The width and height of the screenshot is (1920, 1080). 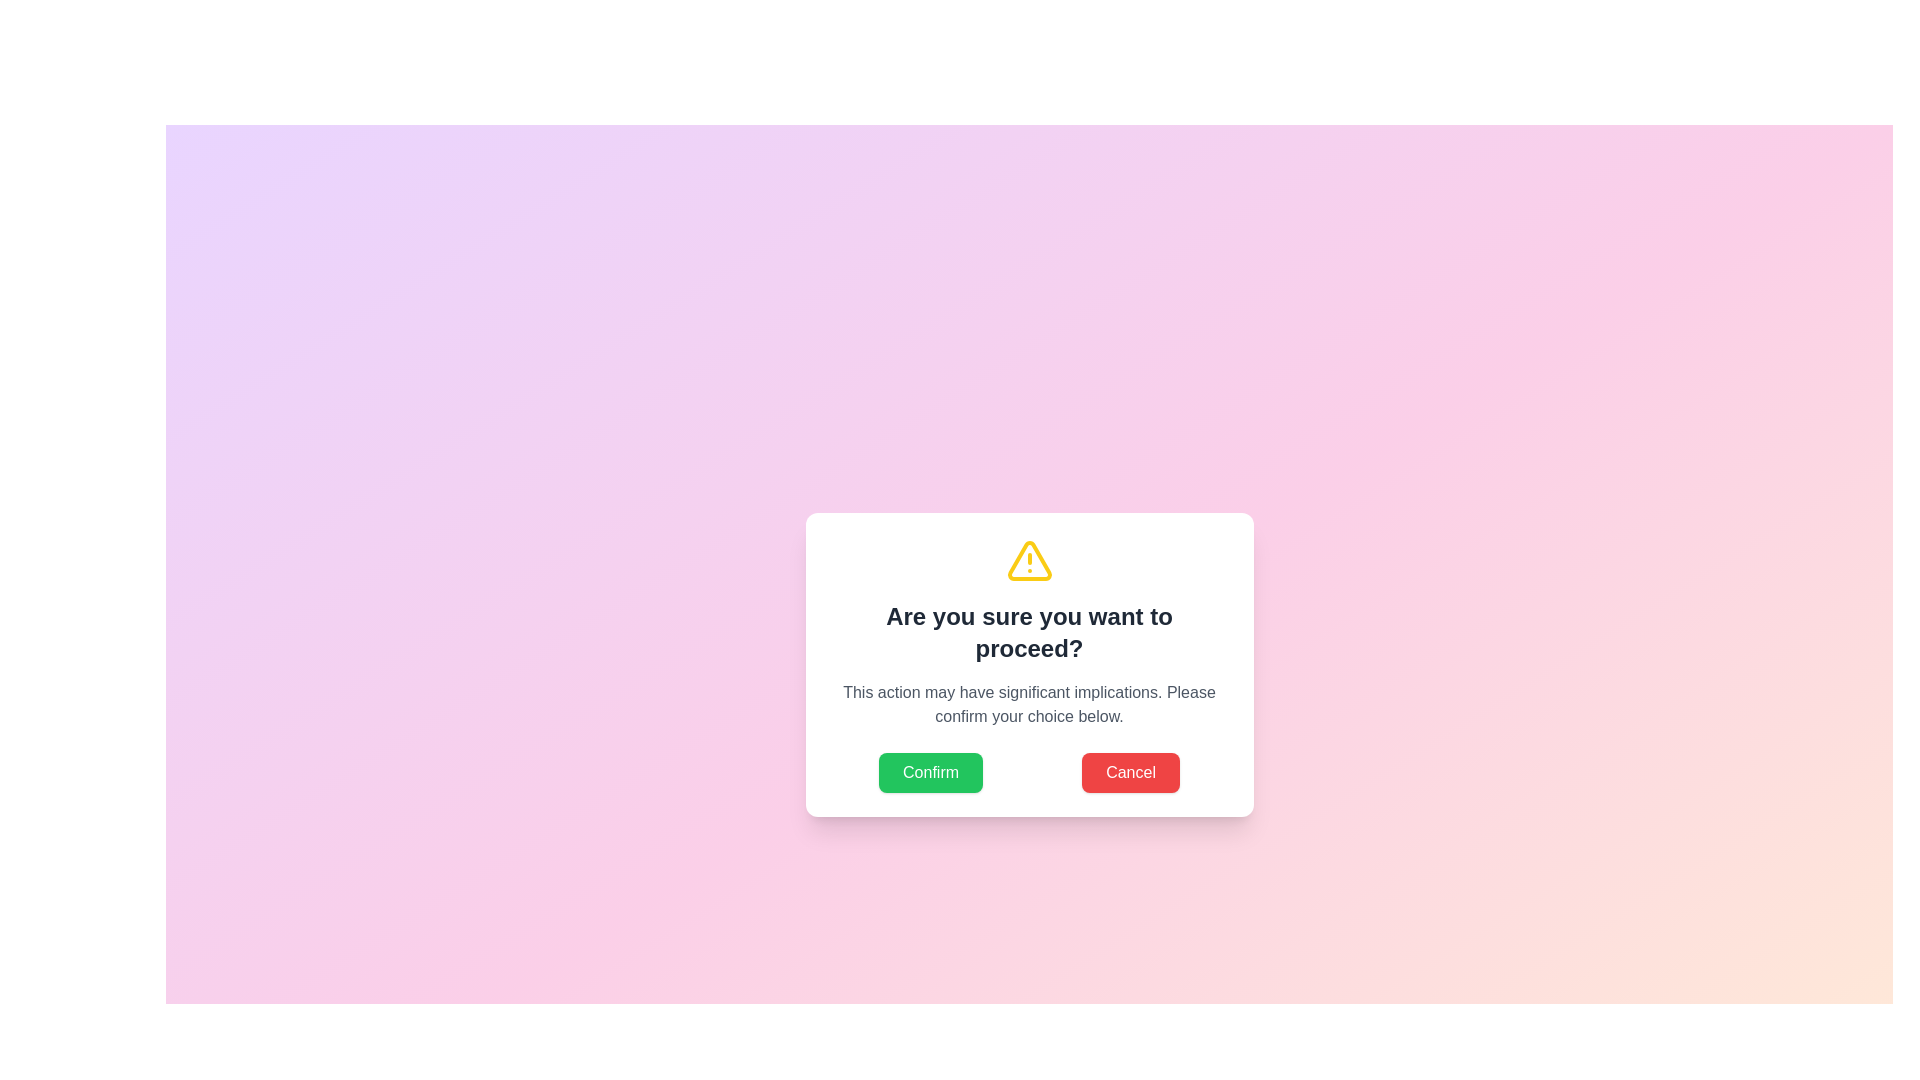 What do you see at coordinates (1029, 704) in the screenshot?
I see `information displayed in the gray text block that states 'This action may have significant implications. Please confirm your choice below.', which is centrally located in the modal box, beneath the title 'Are you sure you want to proceed?' and above the 'Confirm' and 'Cancel' buttons` at bounding box center [1029, 704].